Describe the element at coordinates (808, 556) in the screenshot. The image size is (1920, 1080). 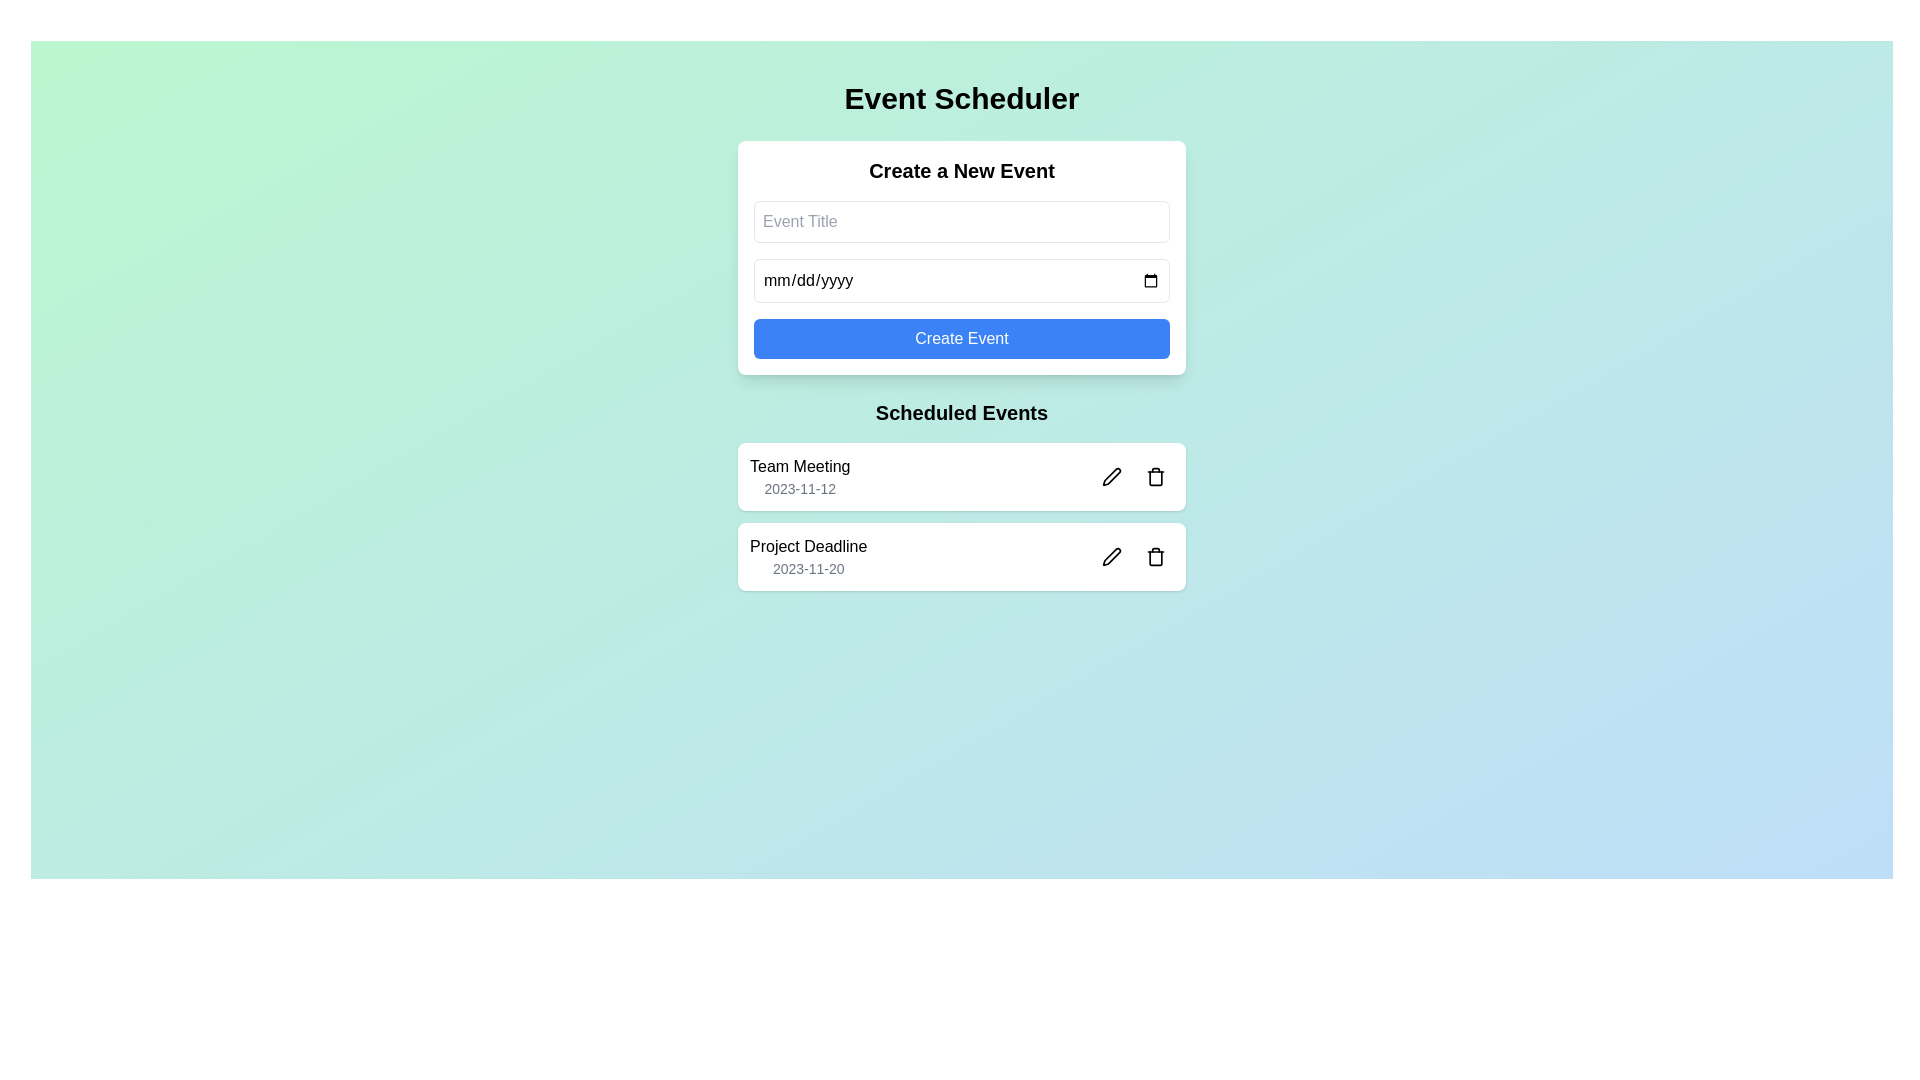
I see `the text label displaying the event name 'Project Deadline' and its associated date '2023-11-20', located in the second row of the 'Scheduled Events' section beneath the 'Team Meeting' entry` at that location.